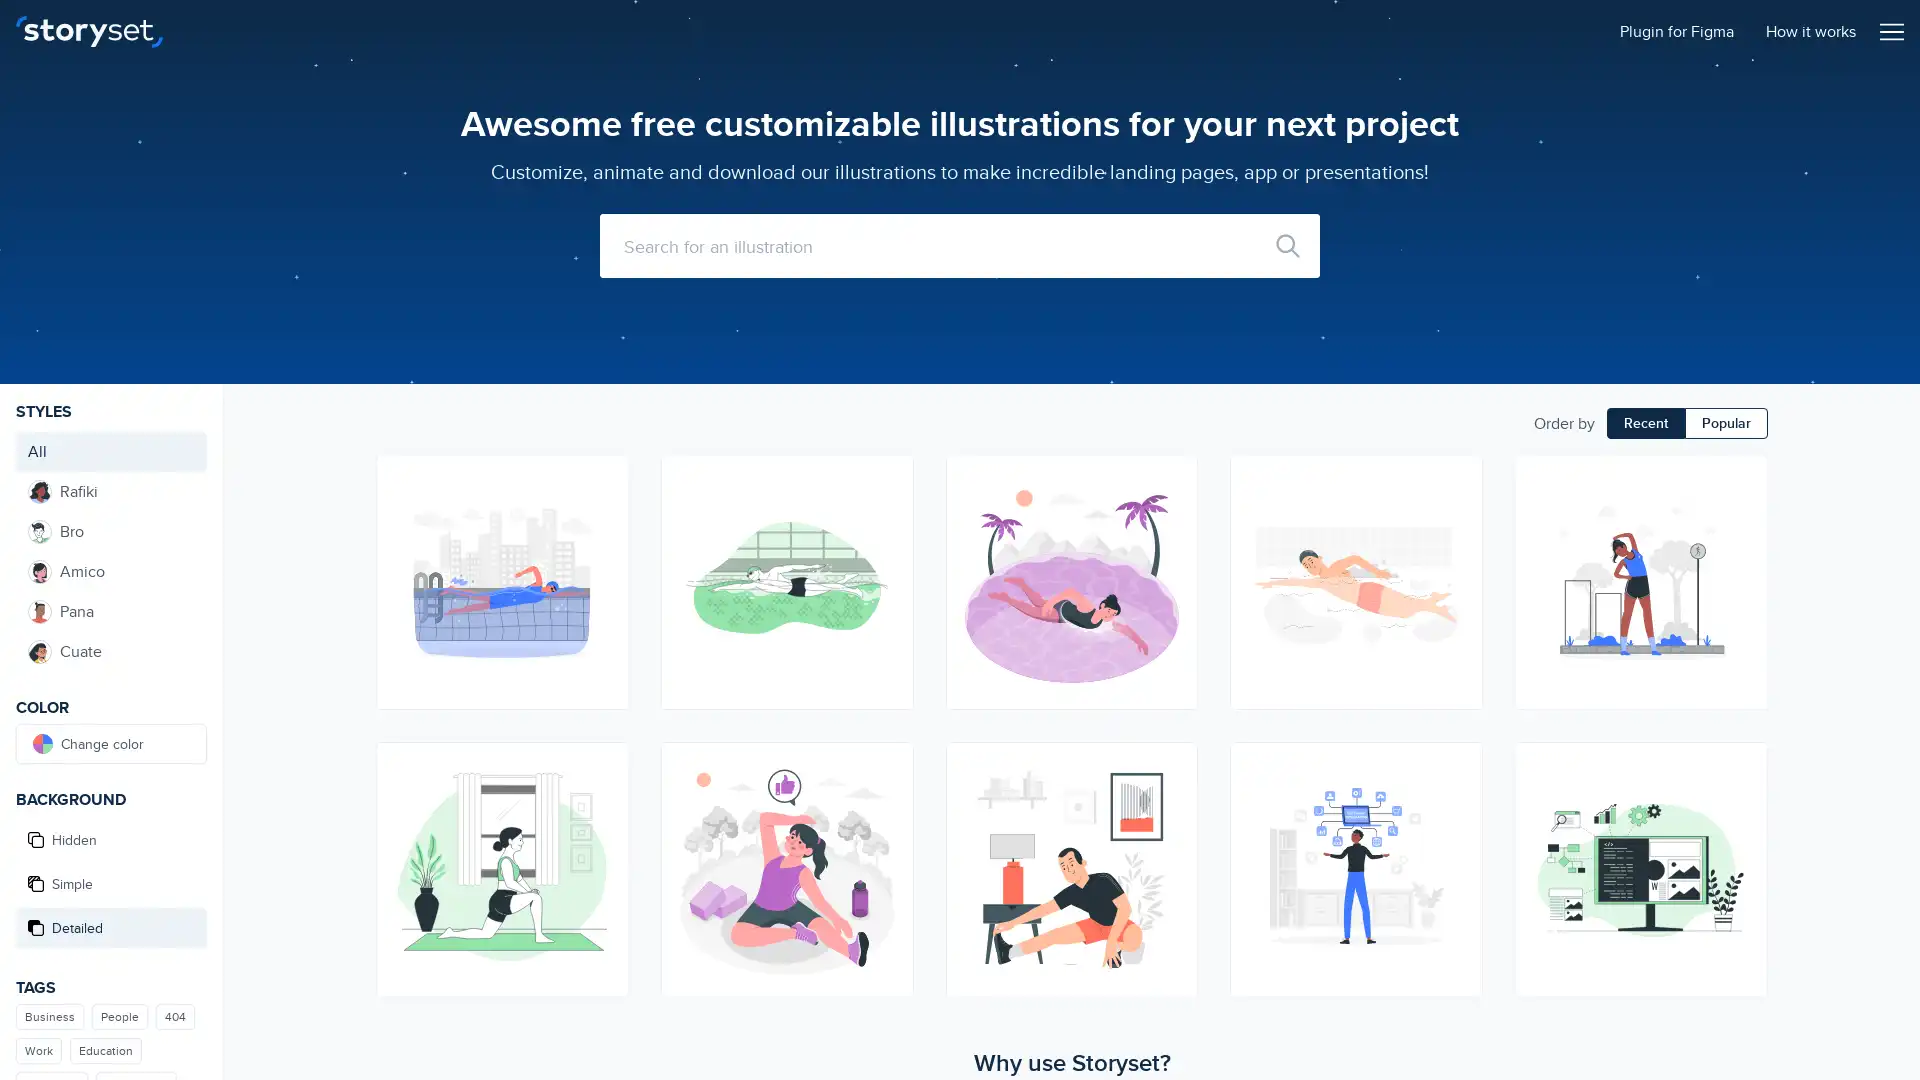  I want to click on Search button, so click(1287, 245).